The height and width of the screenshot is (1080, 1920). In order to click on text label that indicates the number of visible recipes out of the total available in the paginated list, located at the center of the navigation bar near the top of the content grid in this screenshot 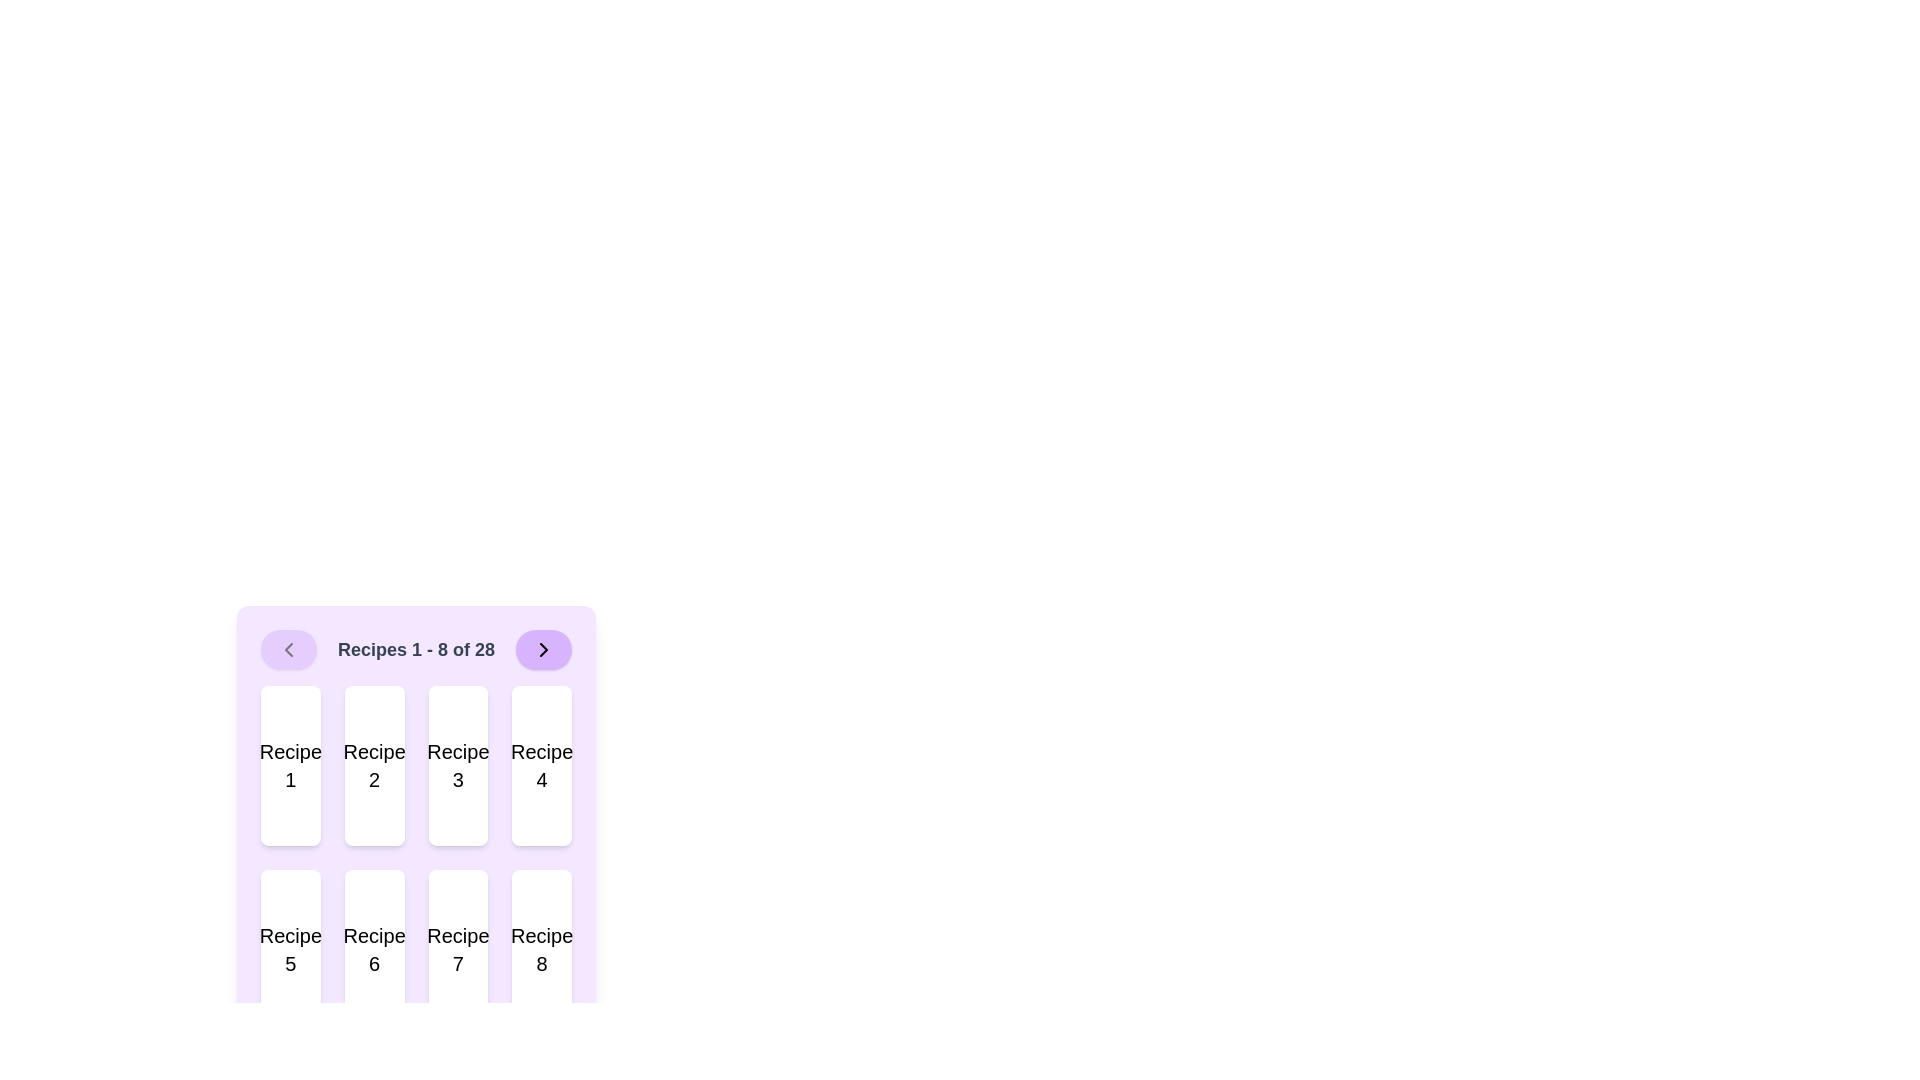, I will do `click(415, 650)`.